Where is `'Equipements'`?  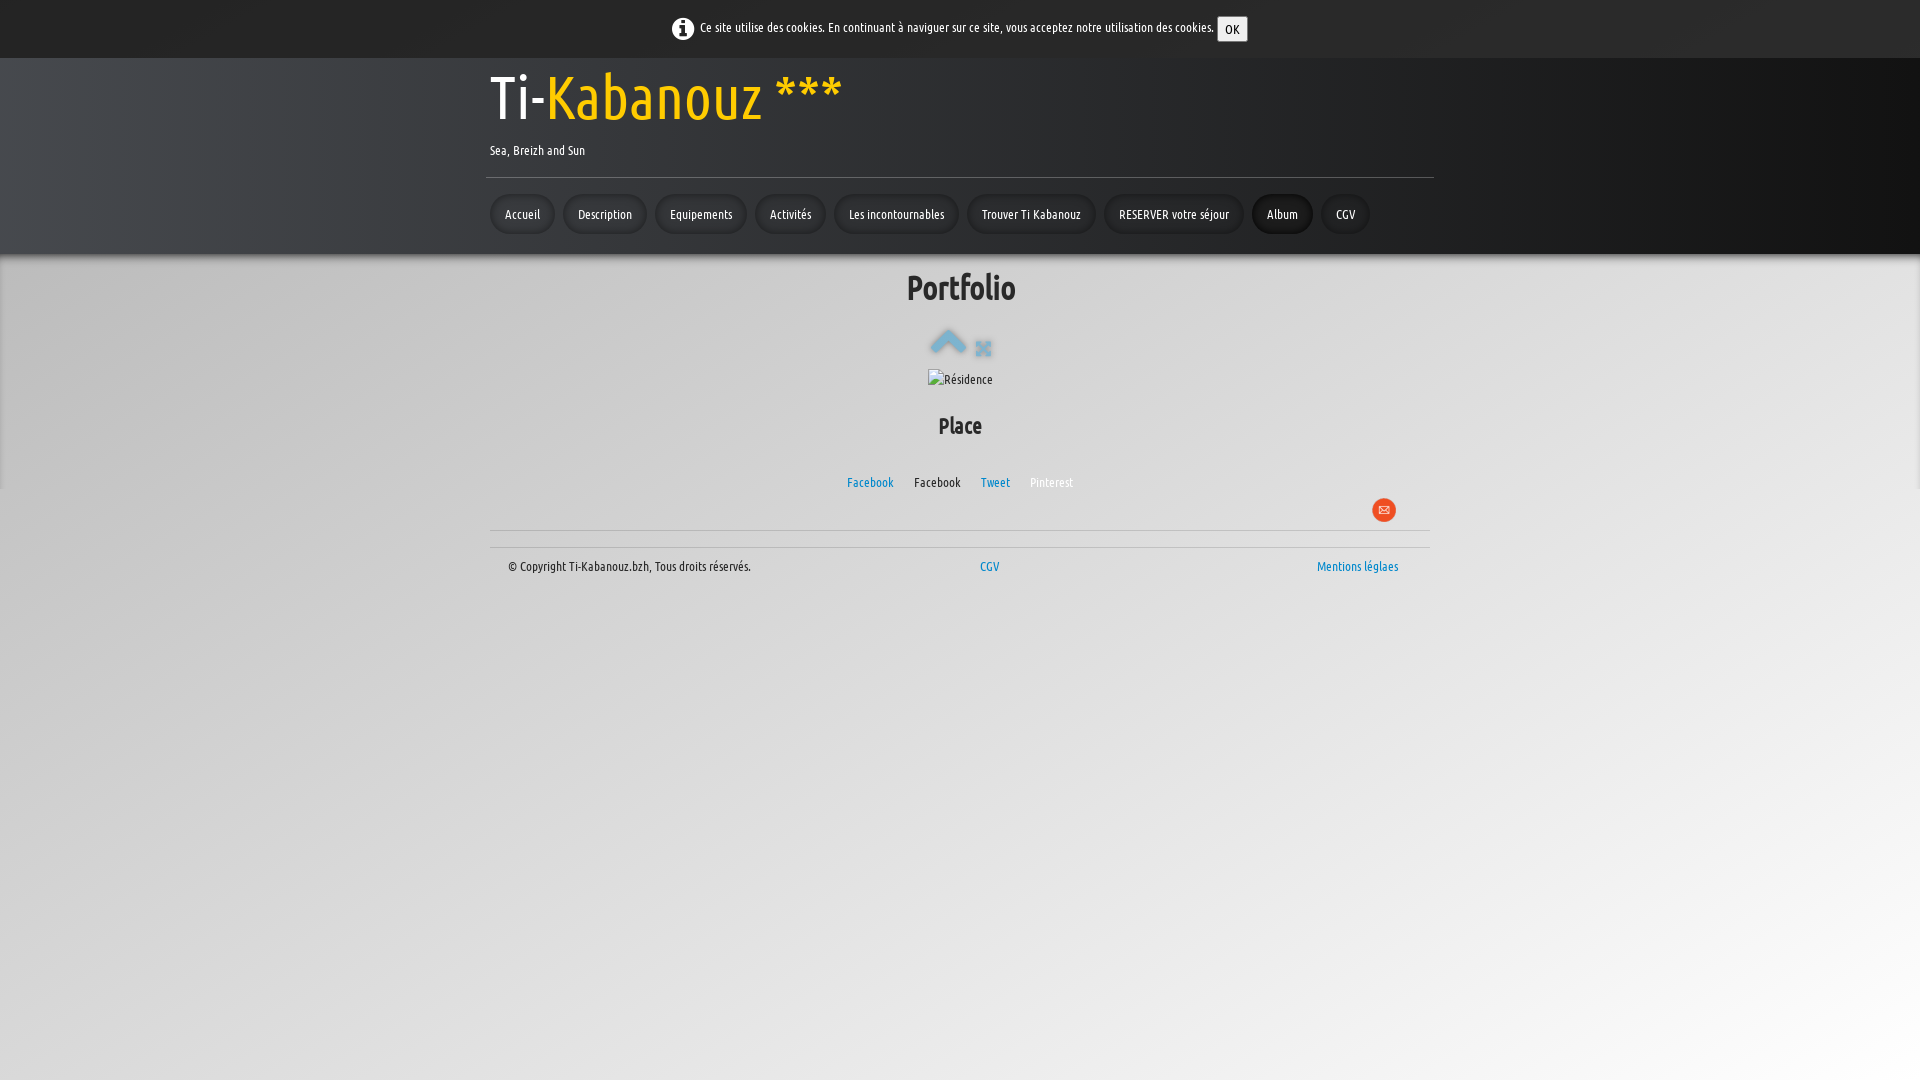 'Equipements' is located at coordinates (700, 213).